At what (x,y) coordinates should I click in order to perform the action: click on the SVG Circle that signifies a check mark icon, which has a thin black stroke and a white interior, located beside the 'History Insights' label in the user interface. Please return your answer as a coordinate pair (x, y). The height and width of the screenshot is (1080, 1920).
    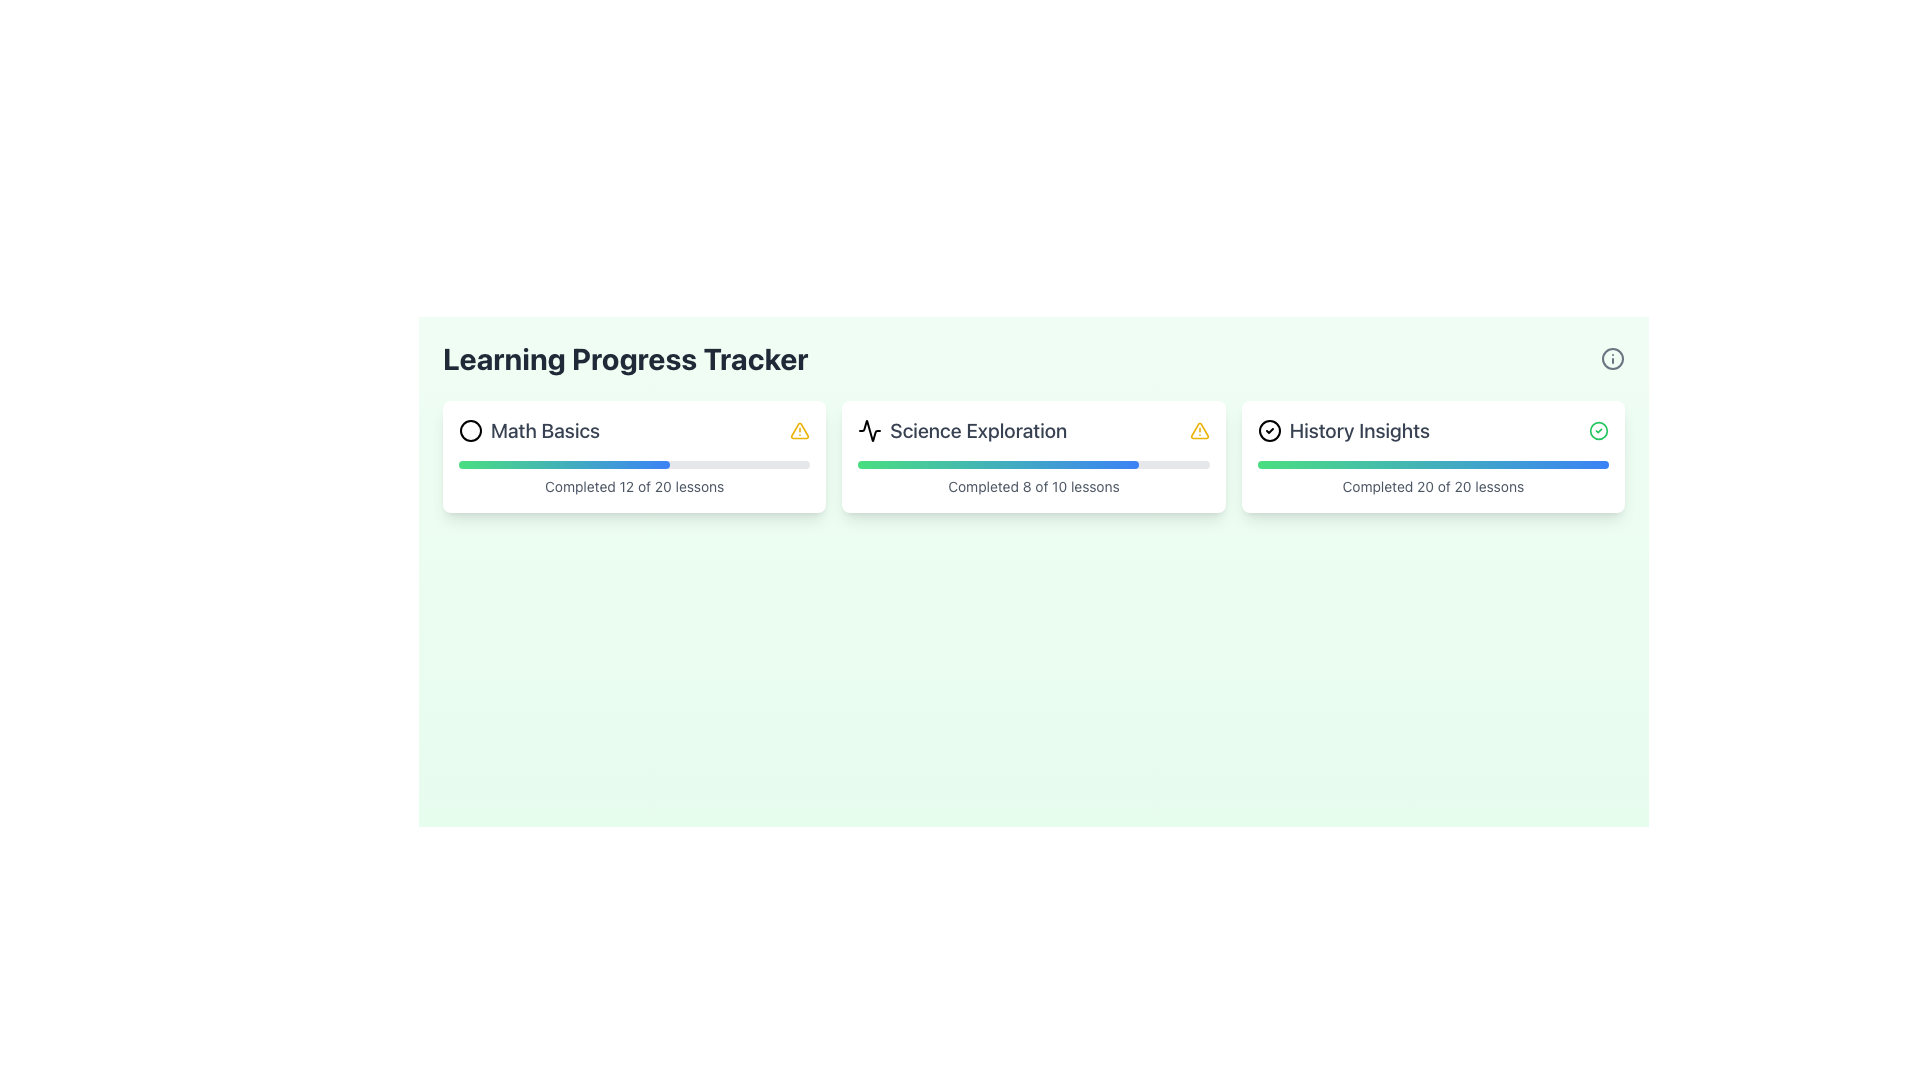
    Looking at the image, I should click on (1268, 430).